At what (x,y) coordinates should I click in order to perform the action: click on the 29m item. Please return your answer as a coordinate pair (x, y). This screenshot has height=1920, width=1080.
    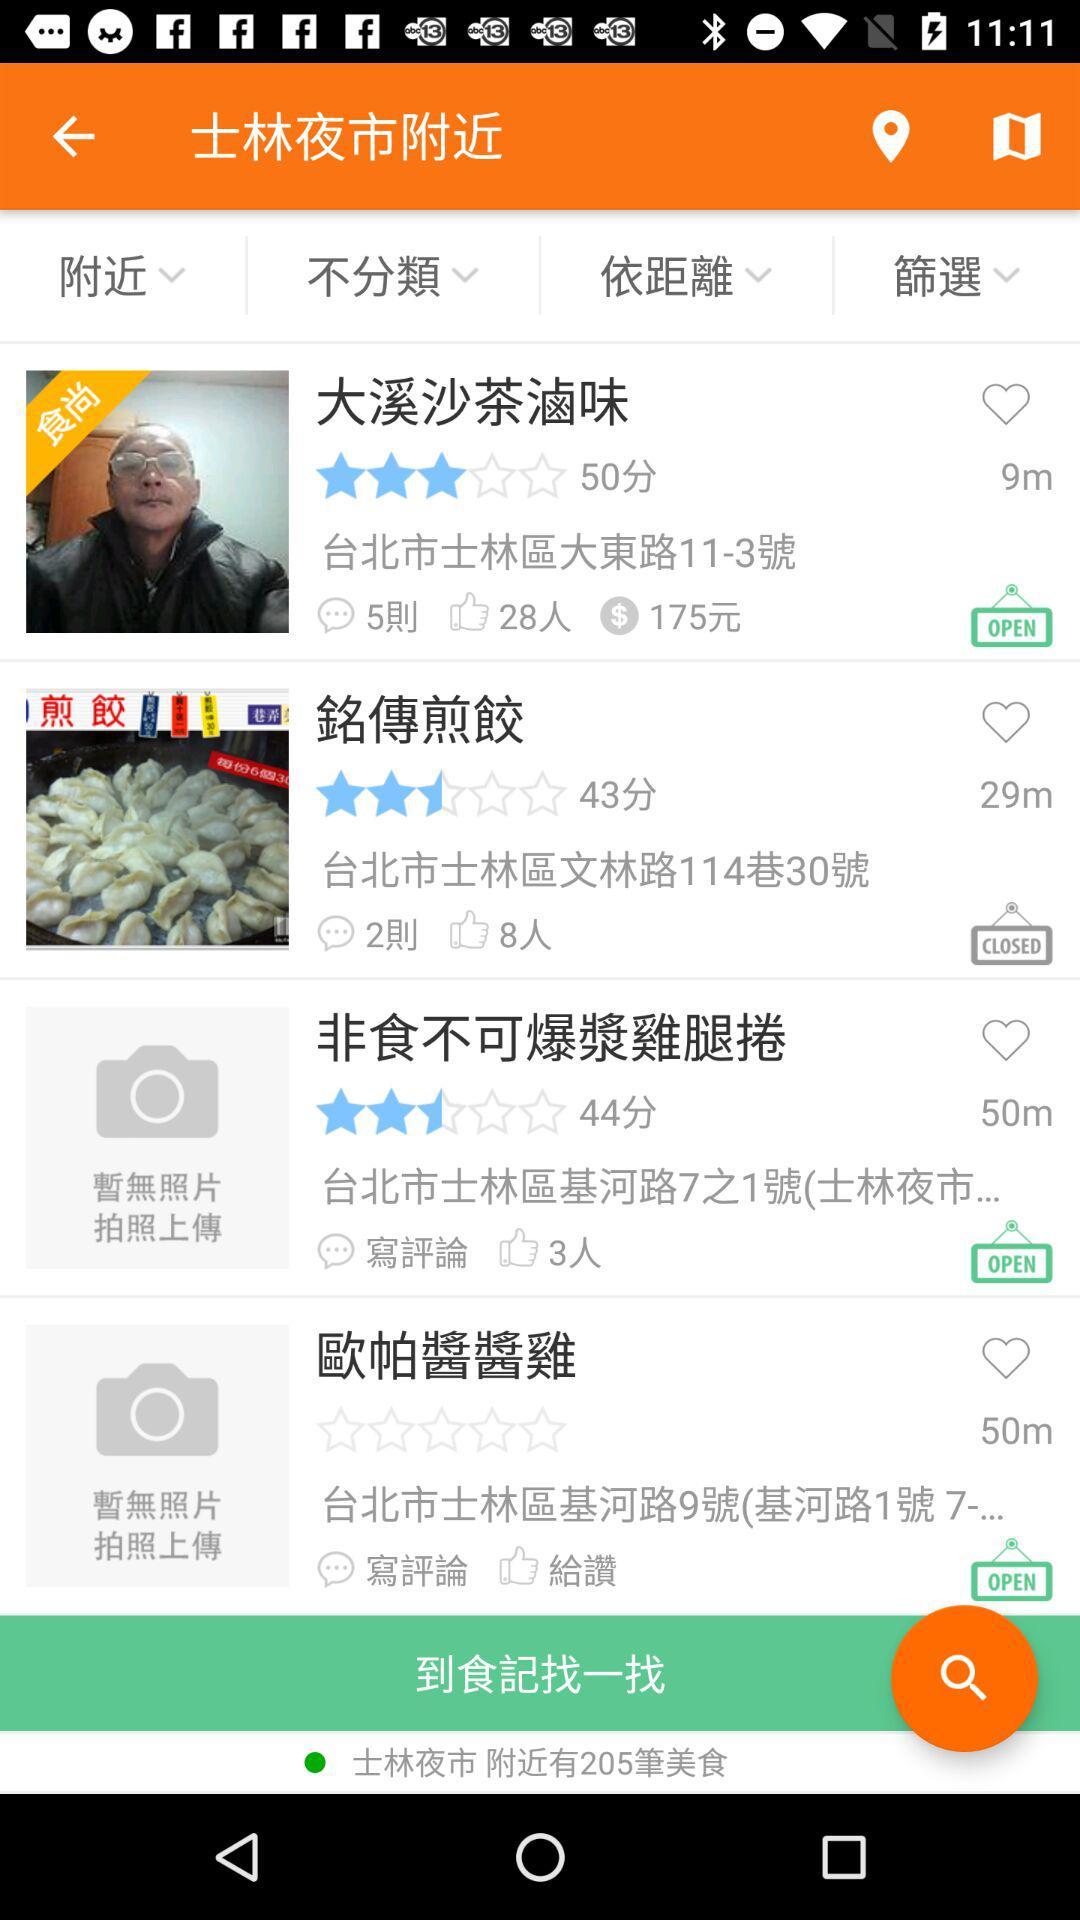
    Looking at the image, I should click on (1016, 792).